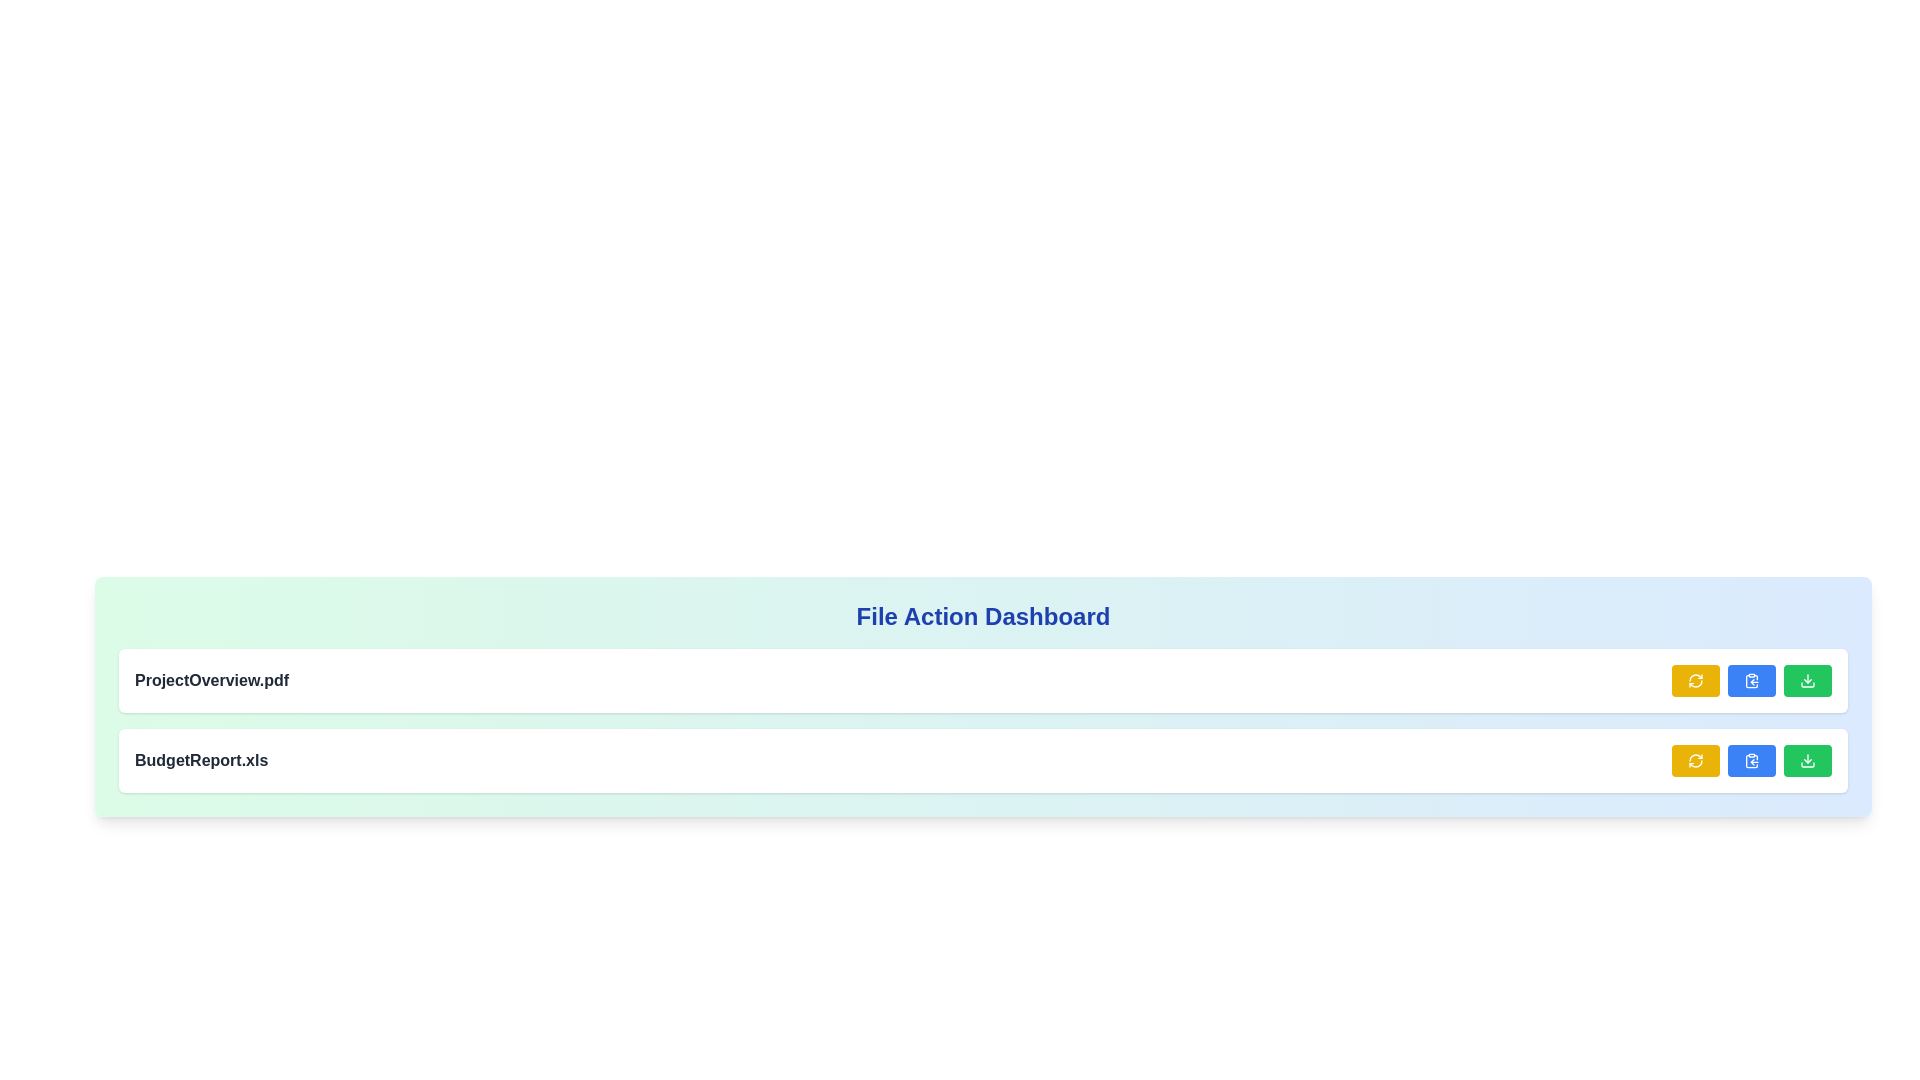  What do you see at coordinates (1808, 760) in the screenshot?
I see `the download button located in the bottom-right corner of the second row within the file action section to initiate the file download` at bounding box center [1808, 760].